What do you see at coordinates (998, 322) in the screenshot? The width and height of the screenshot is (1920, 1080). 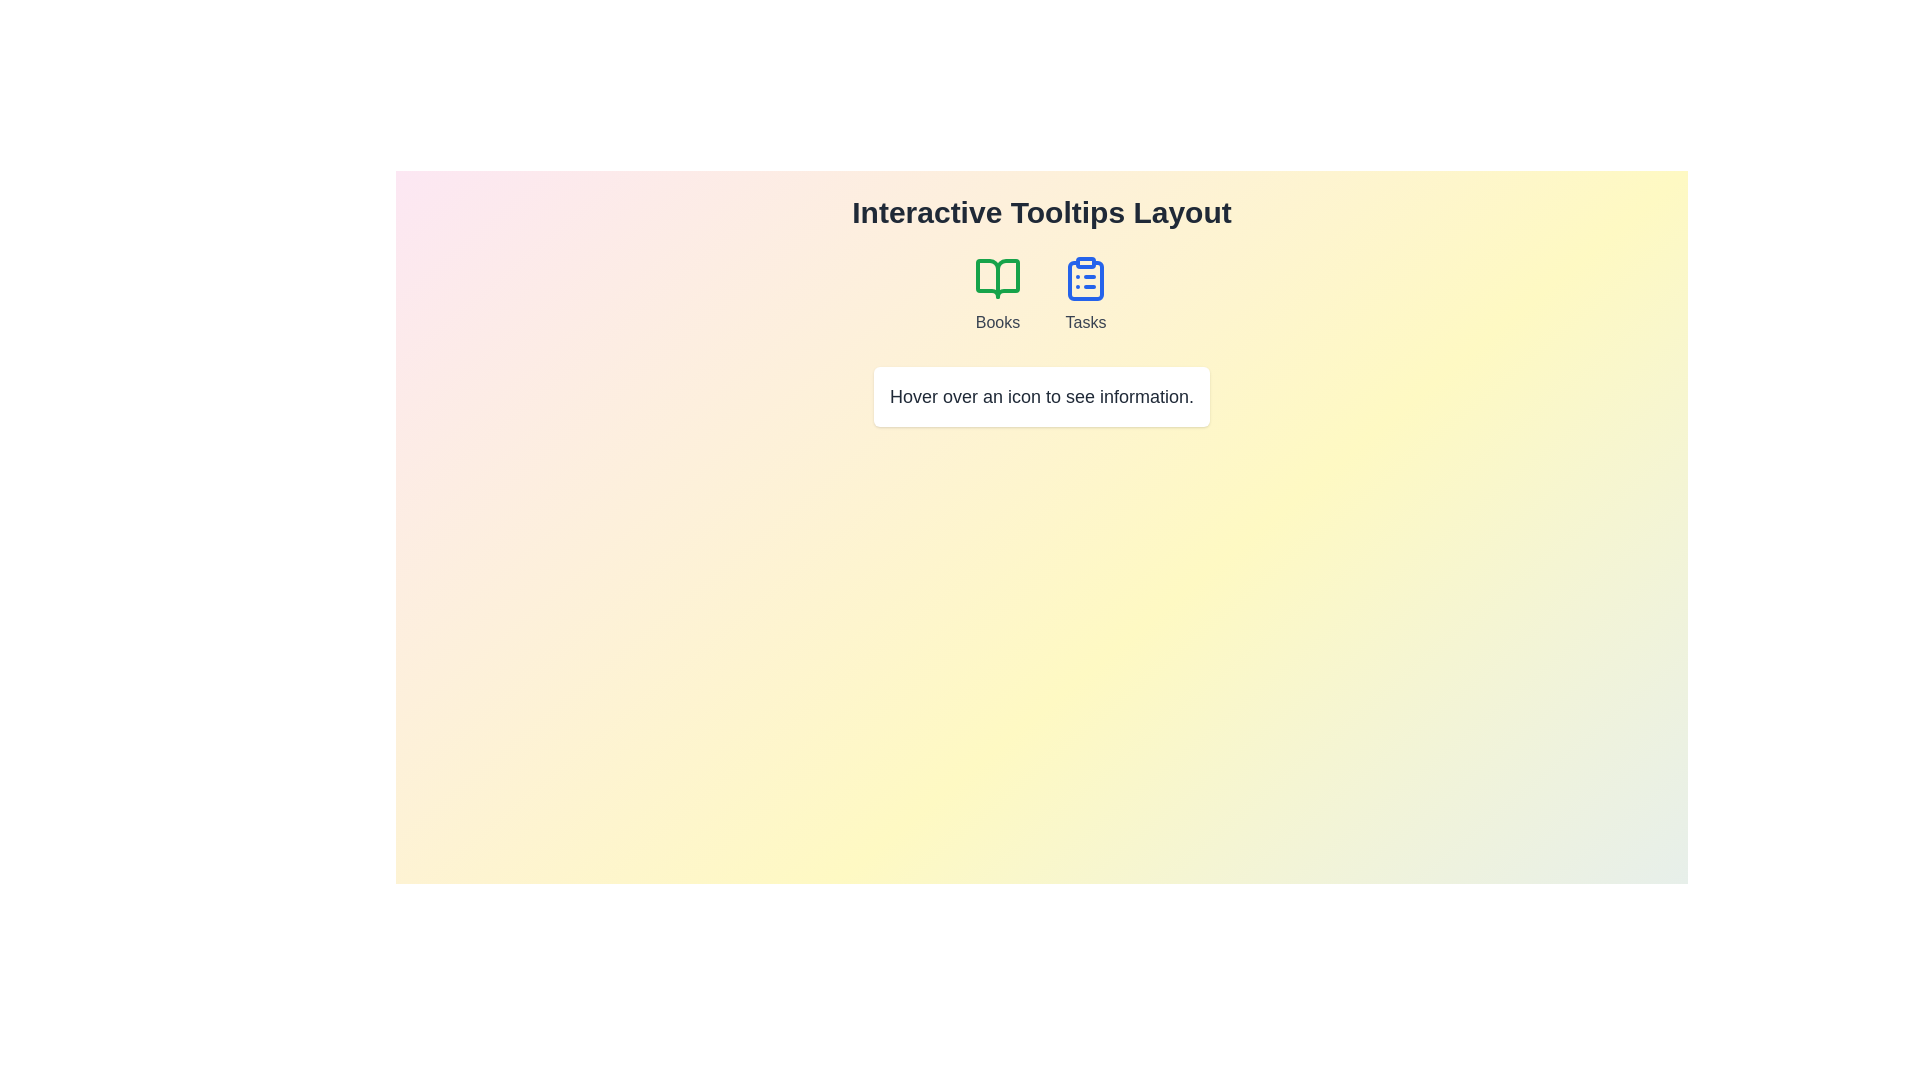 I see `the text label displaying 'Books', which is styled in medium gray and positioned below an open book icon` at bounding box center [998, 322].